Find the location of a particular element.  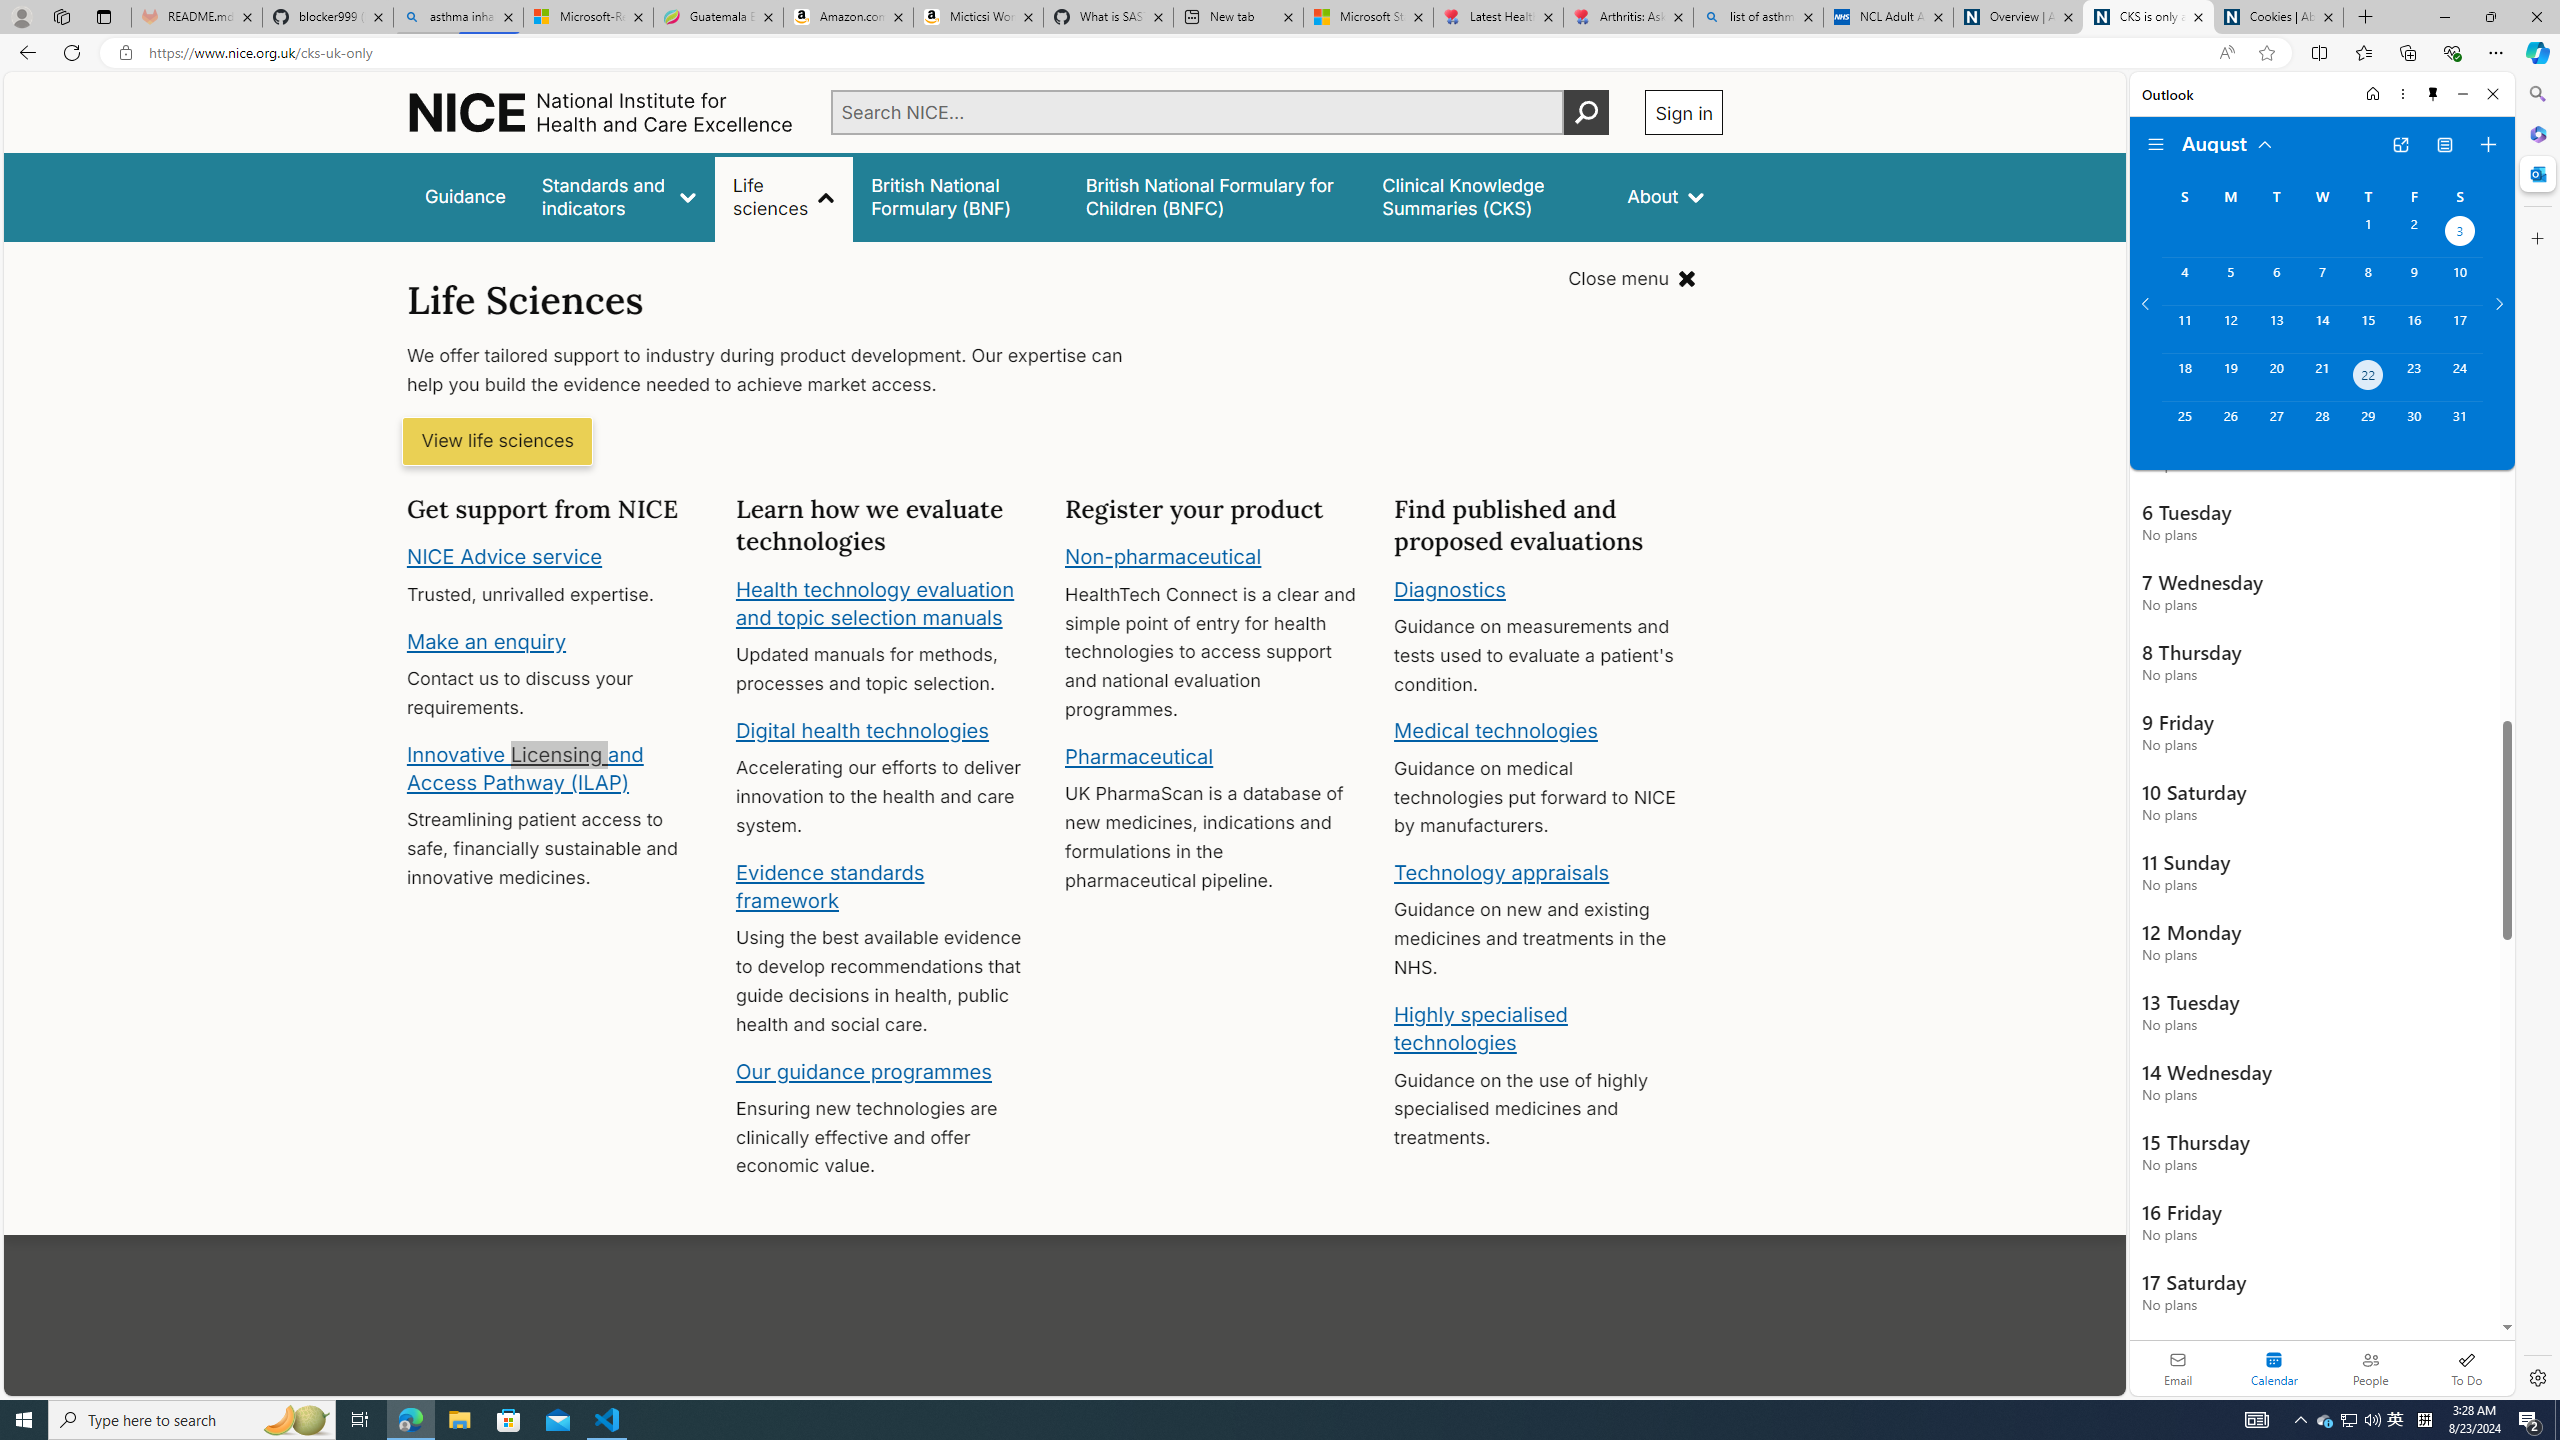

'CKS is only available in the UK | NICE' is located at coordinates (2148, 16).